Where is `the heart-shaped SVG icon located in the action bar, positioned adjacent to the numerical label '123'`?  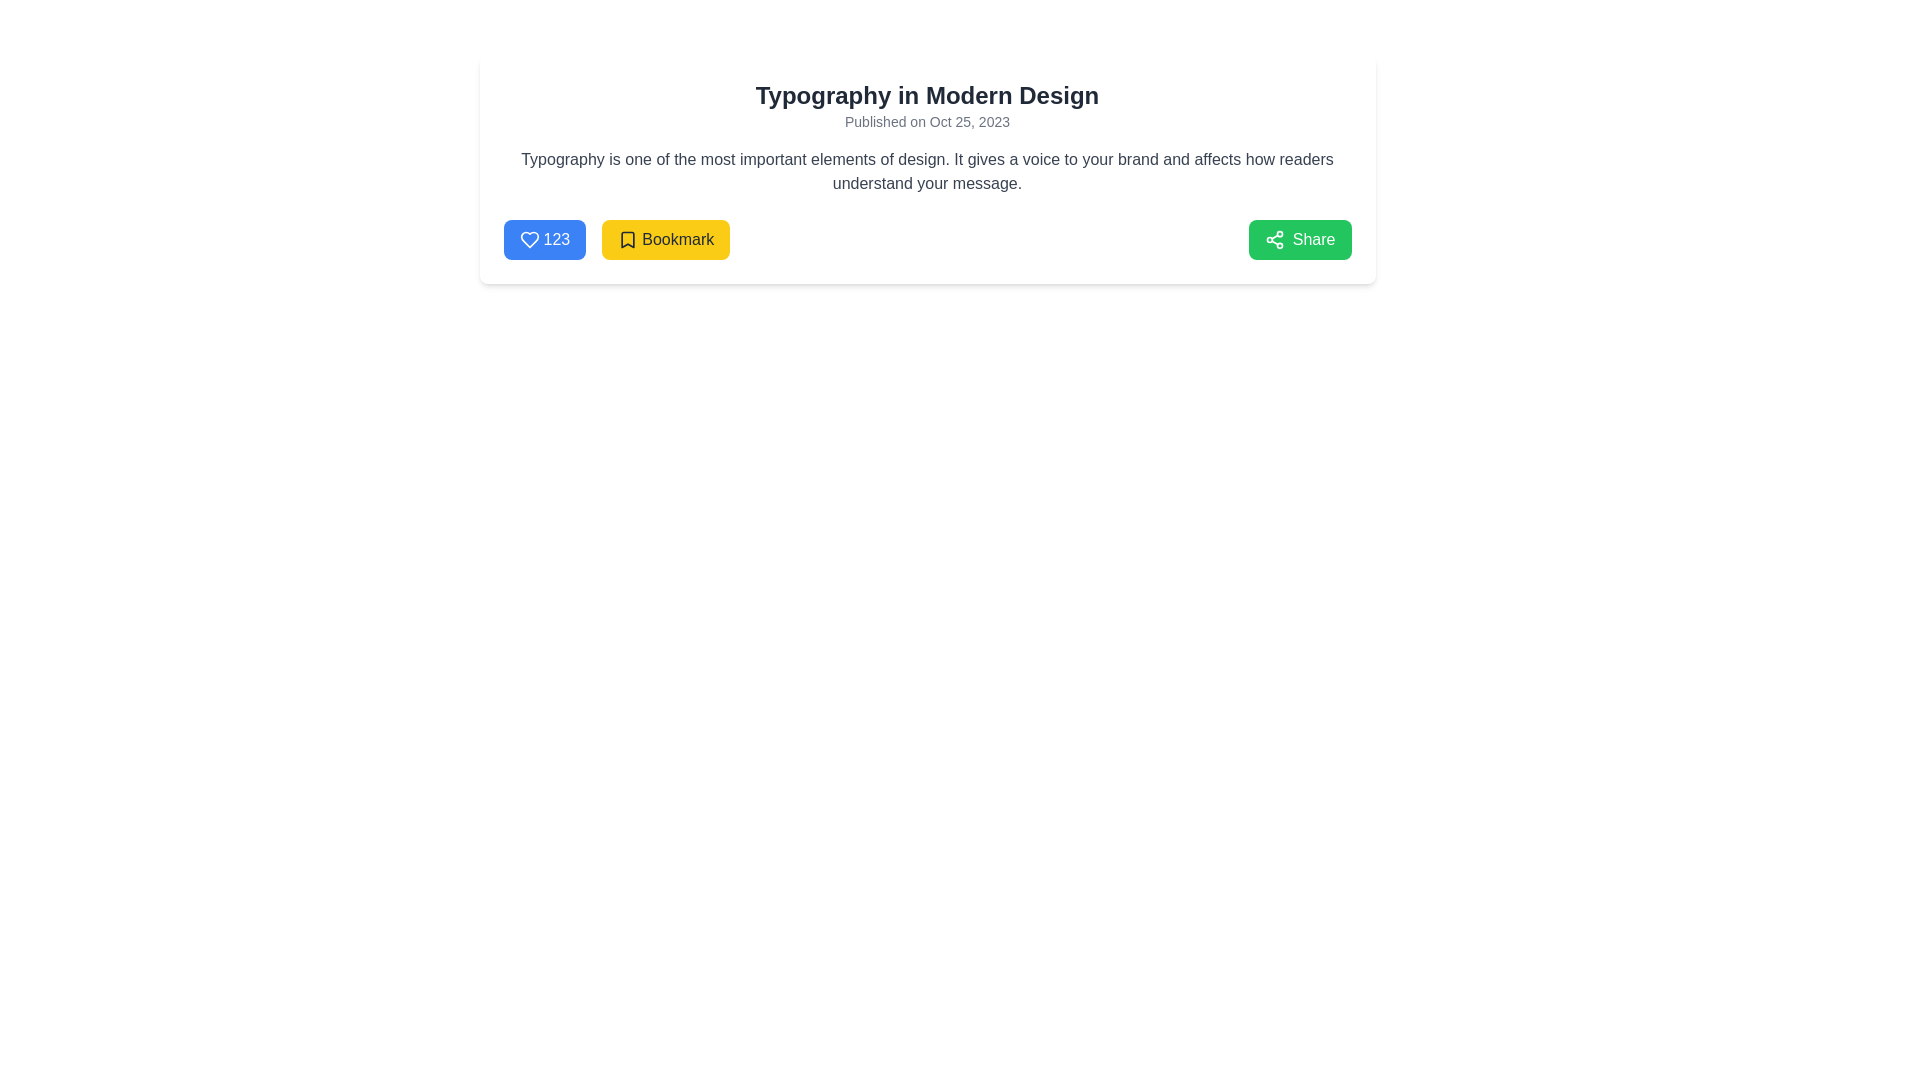
the heart-shaped SVG icon located in the action bar, positioned adjacent to the numerical label '123' is located at coordinates (529, 238).